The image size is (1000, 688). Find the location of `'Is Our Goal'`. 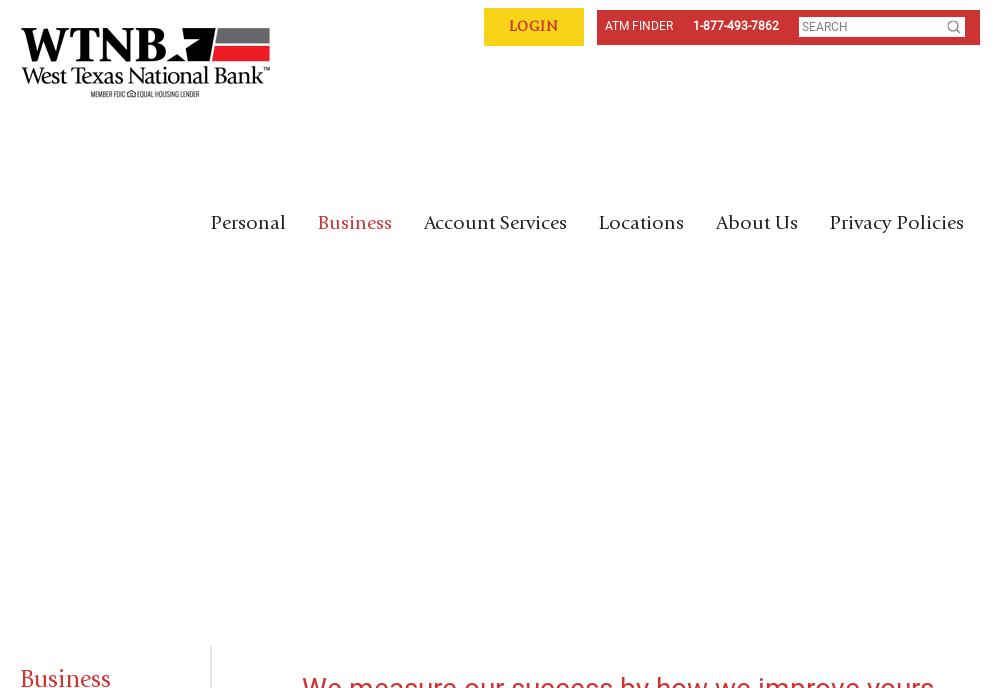

'Is Our Goal' is located at coordinates (162, 447).